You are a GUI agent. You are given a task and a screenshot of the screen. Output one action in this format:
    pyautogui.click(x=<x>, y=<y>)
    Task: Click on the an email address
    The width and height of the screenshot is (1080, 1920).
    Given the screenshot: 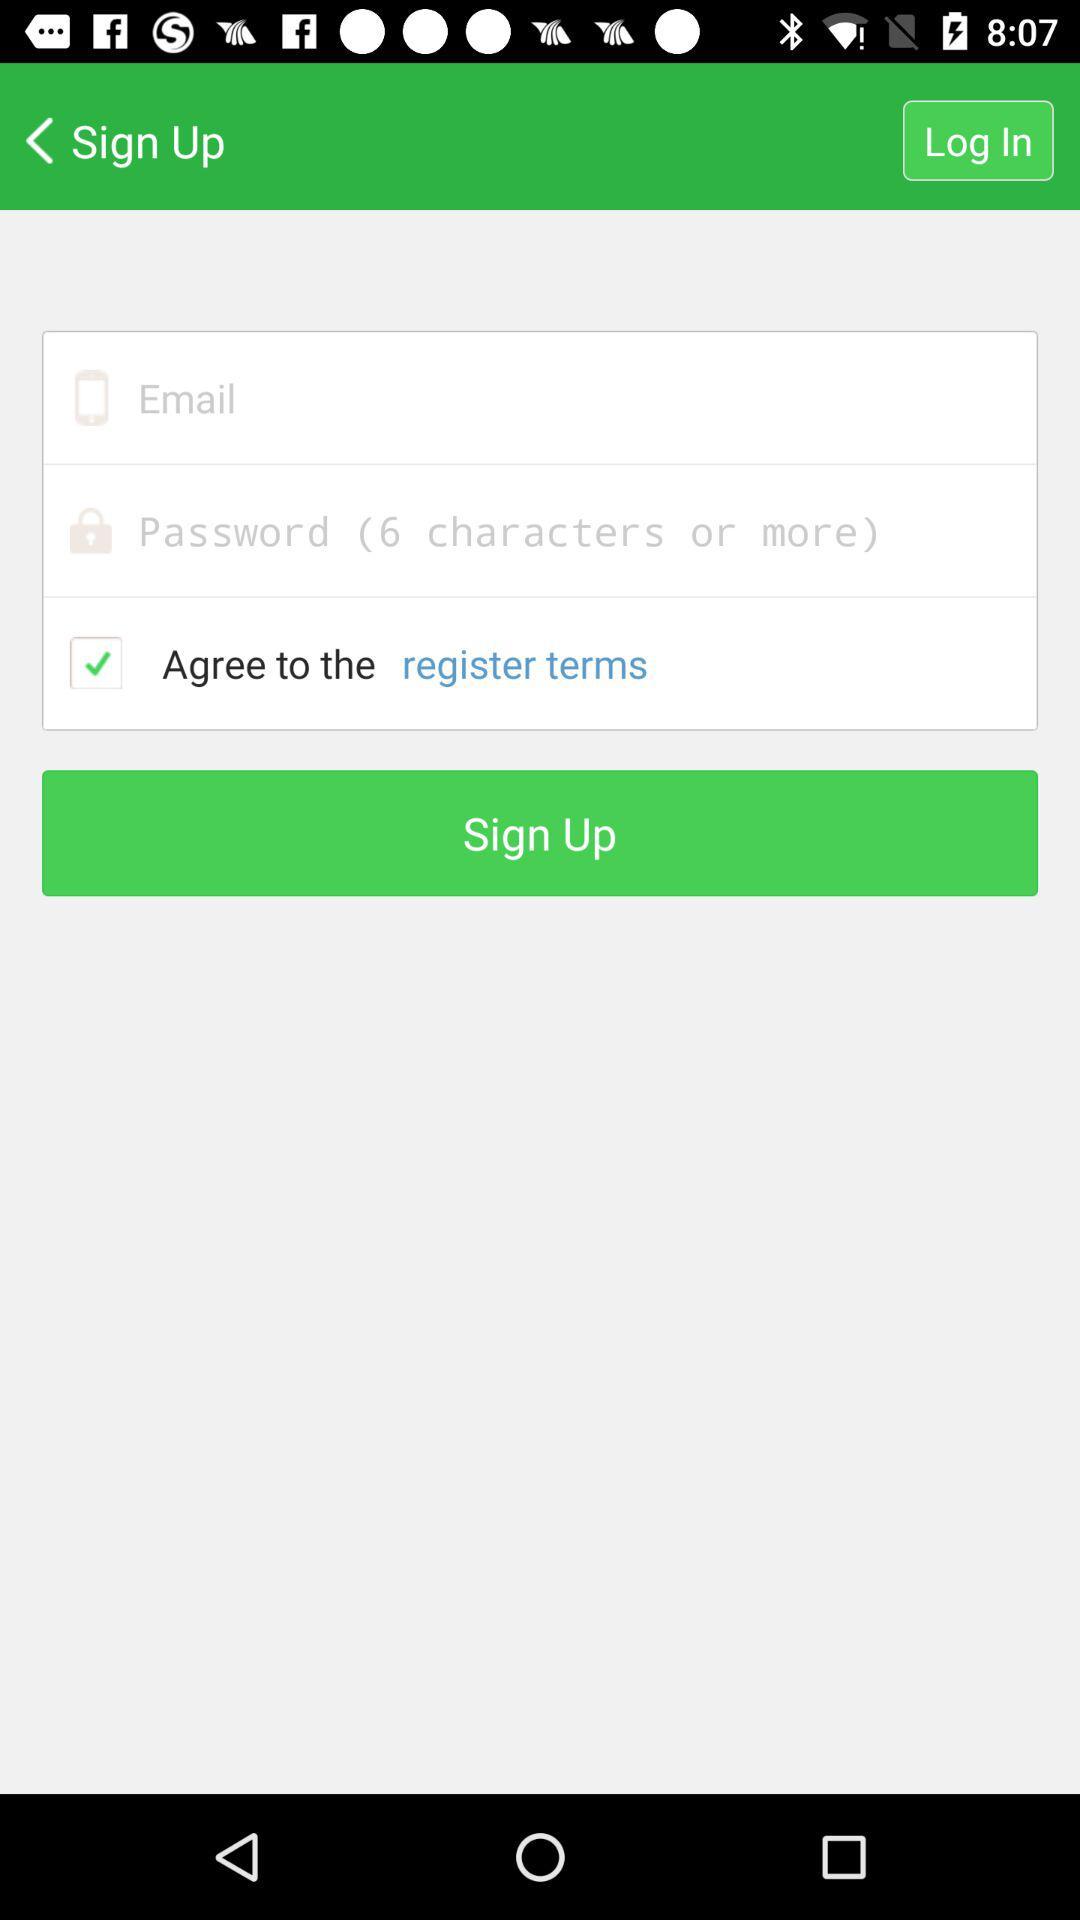 What is the action you would take?
    pyautogui.click(x=540, y=397)
    